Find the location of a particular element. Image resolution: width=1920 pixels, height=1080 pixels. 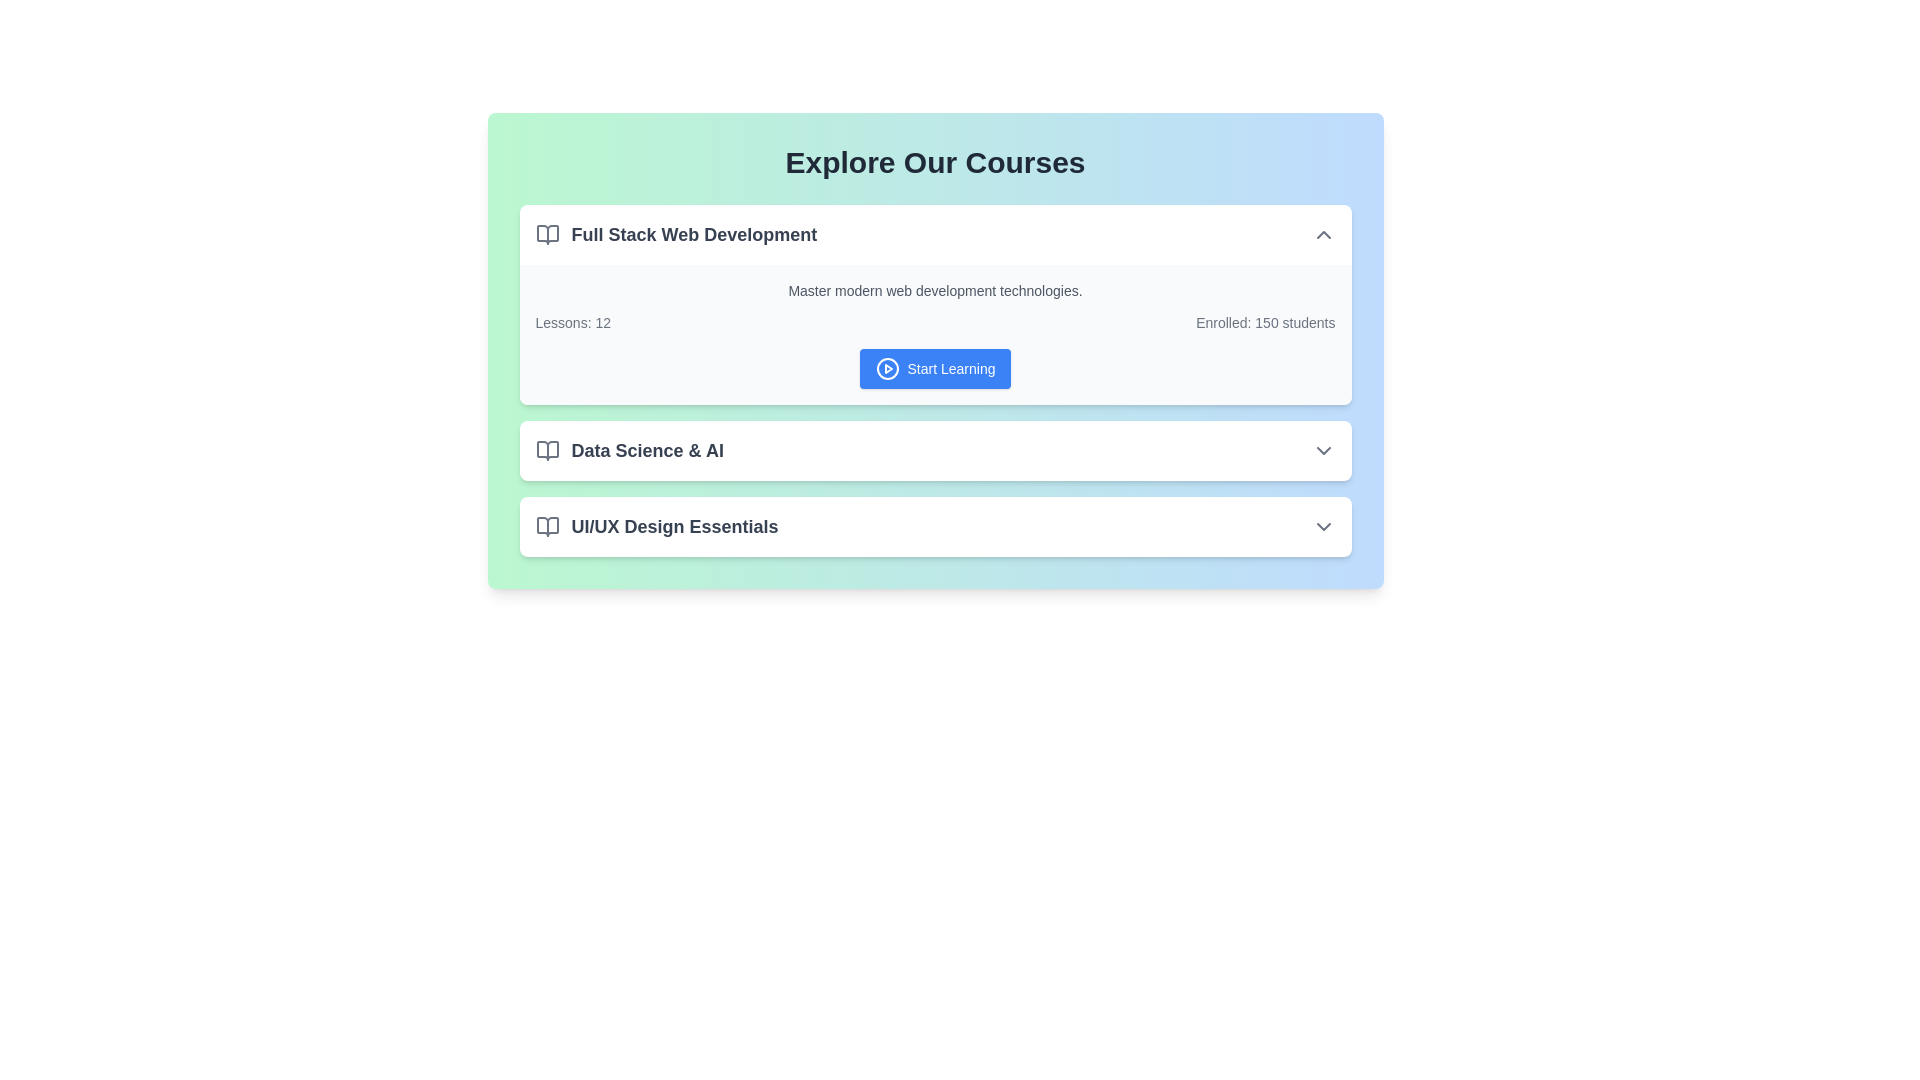

the open book icon located on the left side of the course title 'Full Stack Web Development', which features a minimalist gray design with rounded corners is located at coordinates (547, 234).